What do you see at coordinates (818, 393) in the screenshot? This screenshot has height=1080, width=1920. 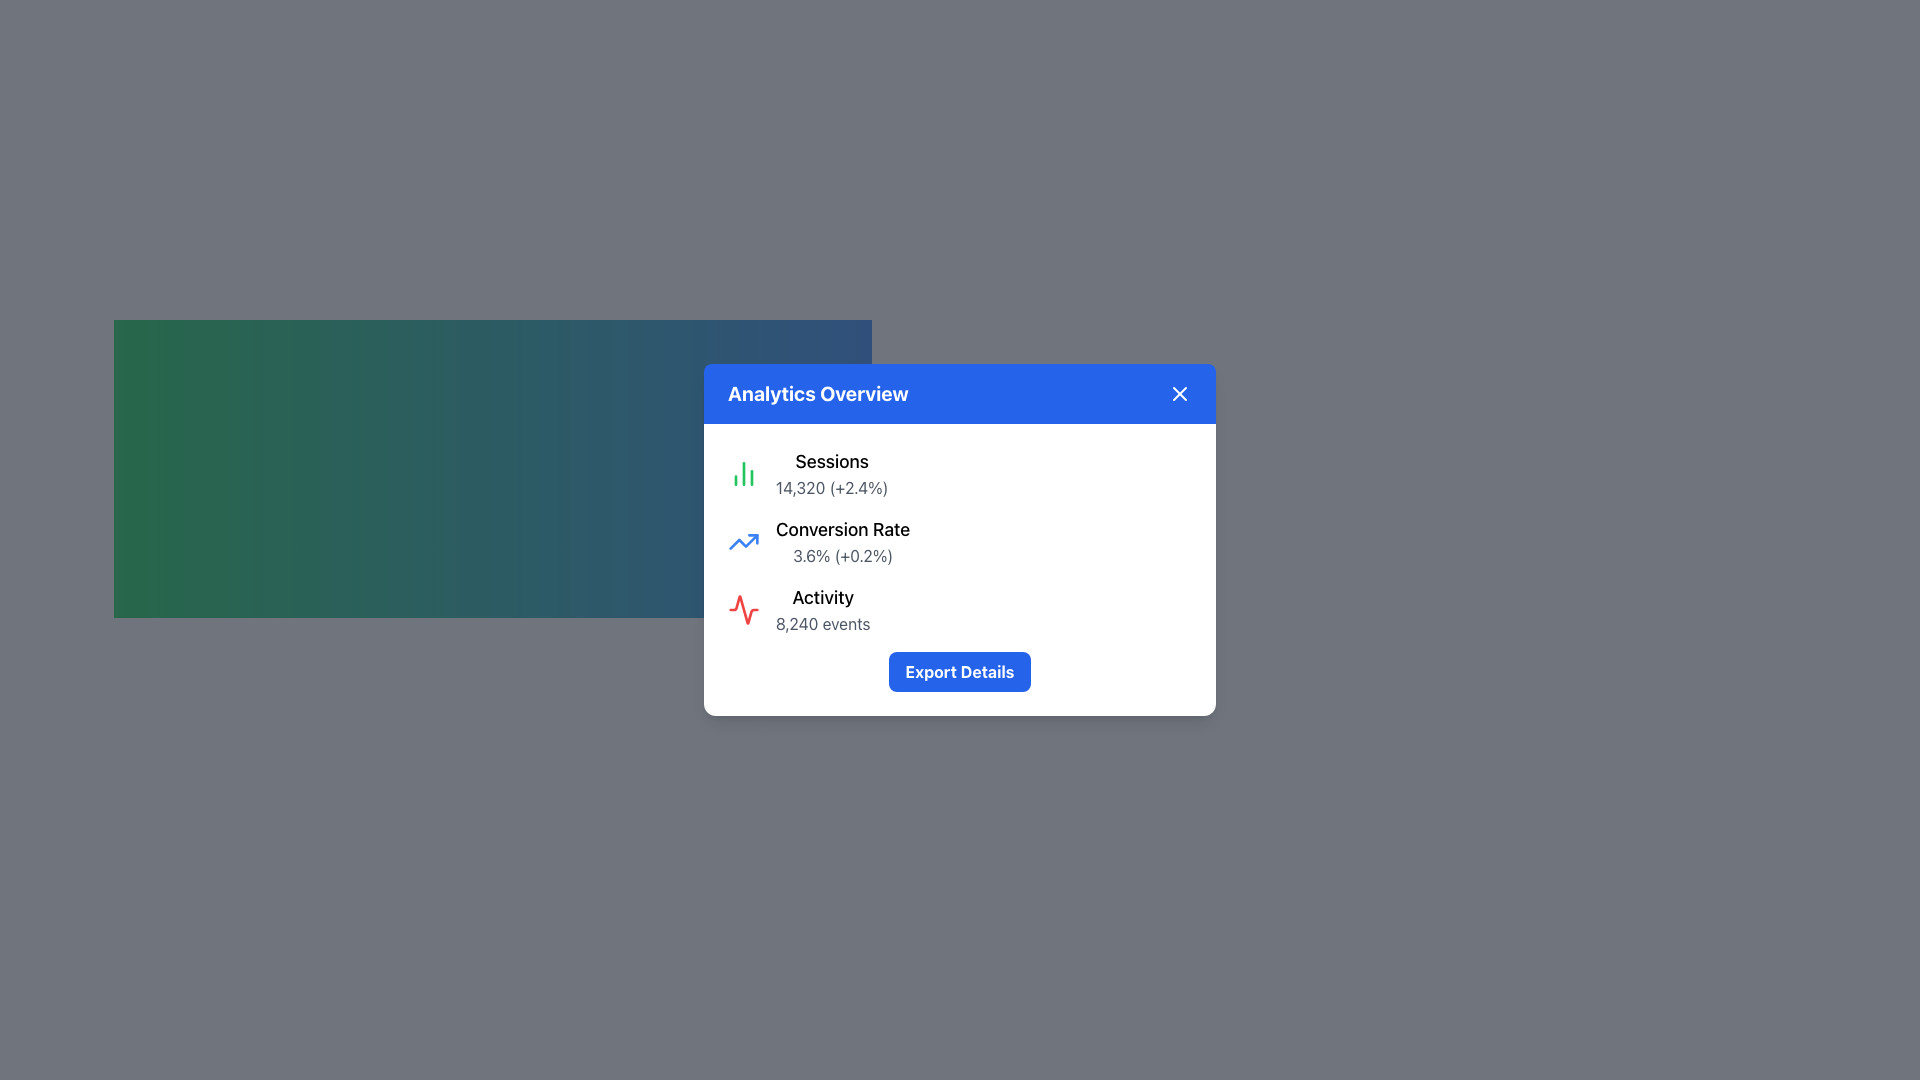 I see `text of the Heading element located at the top-left of the blue header bar in the analytics data display area` at bounding box center [818, 393].